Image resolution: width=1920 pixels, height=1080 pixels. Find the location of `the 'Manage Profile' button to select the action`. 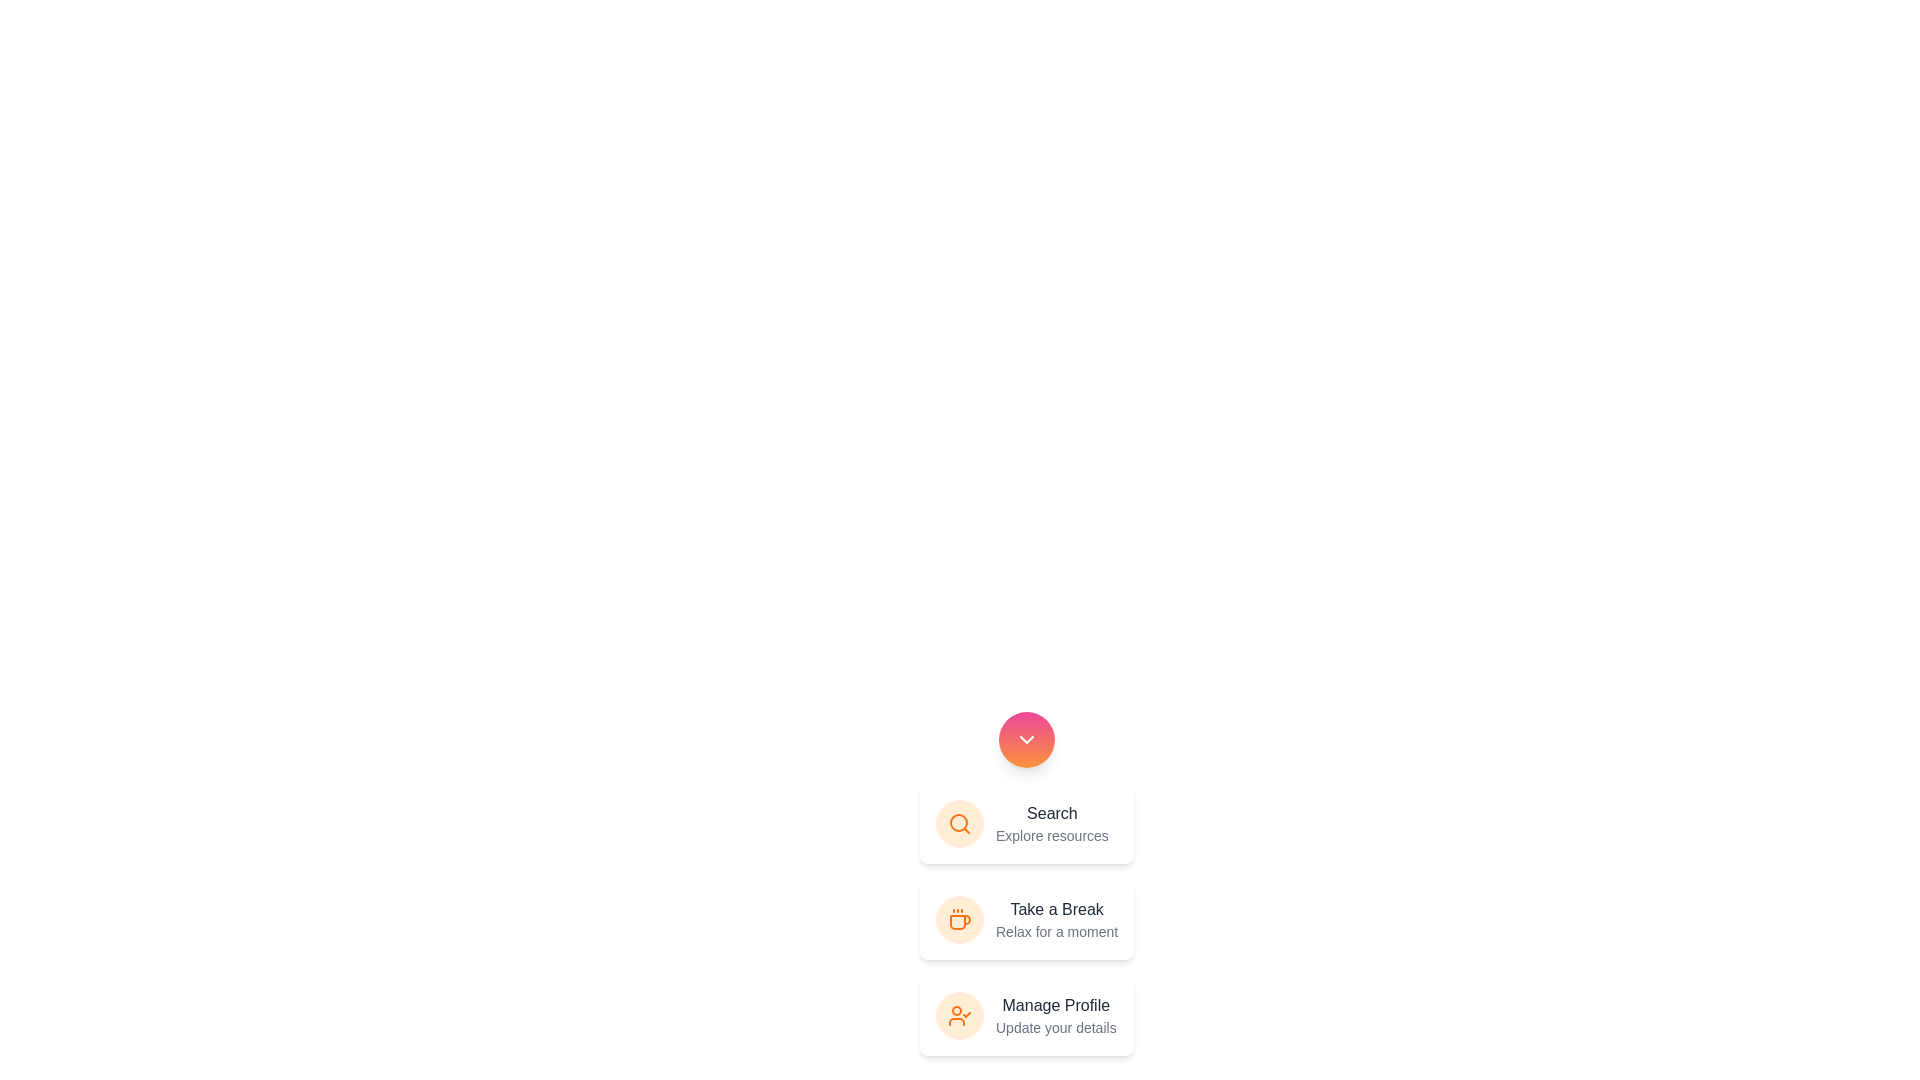

the 'Manage Profile' button to select the action is located at coordinates (1027, 1015).